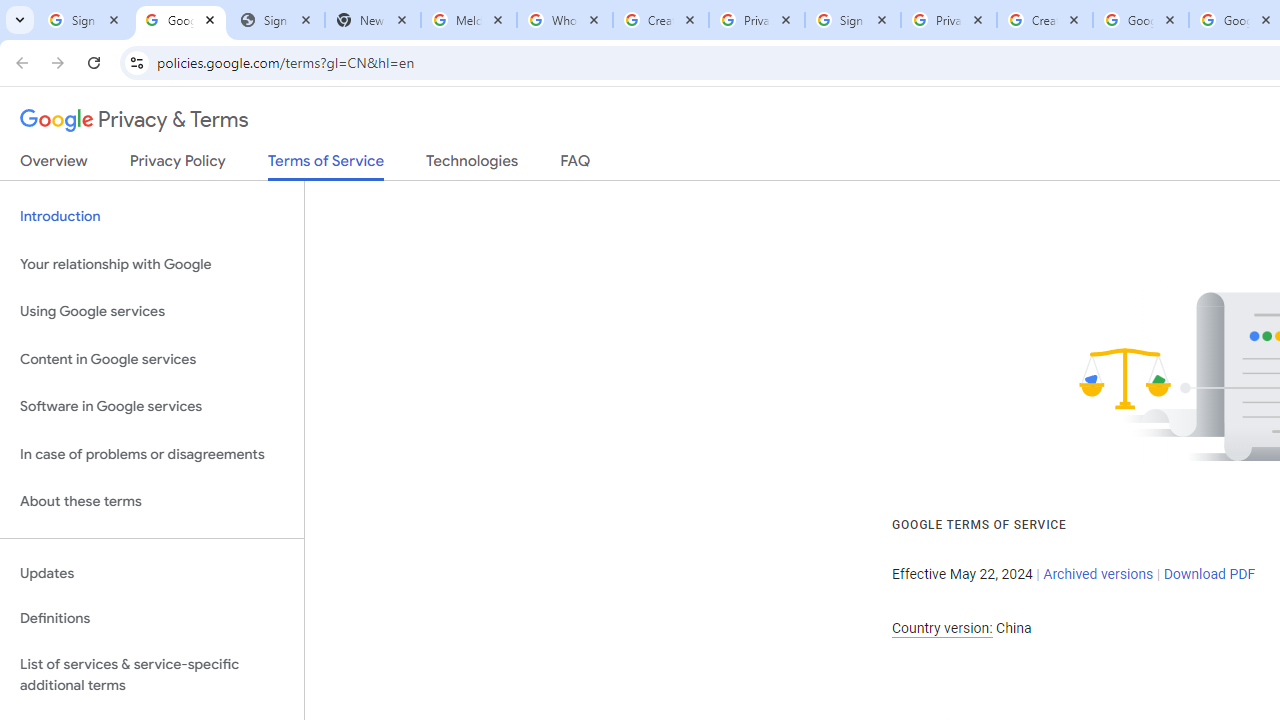 The image size is (1280, 720). What do you see at coordinates (151, 406) in the screenshot?
I see `'Software in Google services'` at bounding box center [151, 406].